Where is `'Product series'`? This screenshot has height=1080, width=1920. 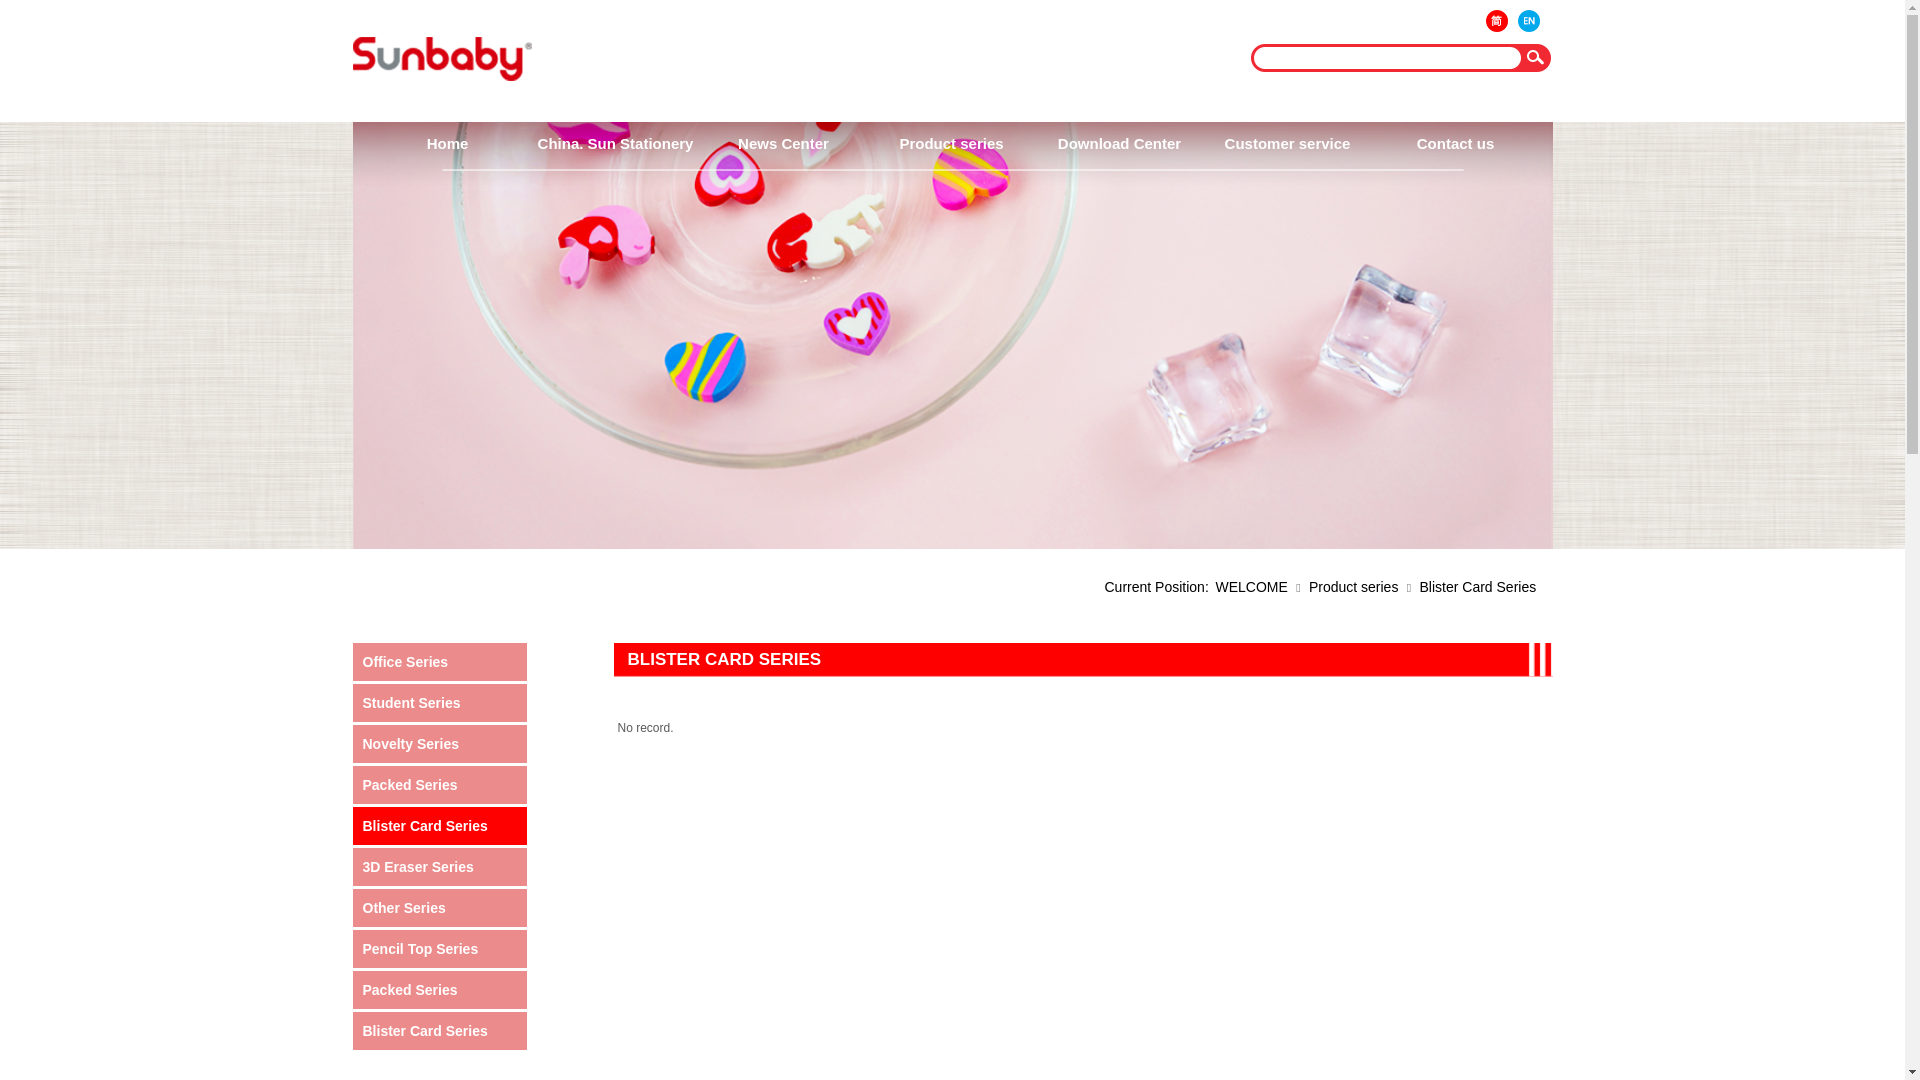 'Product series' is located at coordinates (949, 142).